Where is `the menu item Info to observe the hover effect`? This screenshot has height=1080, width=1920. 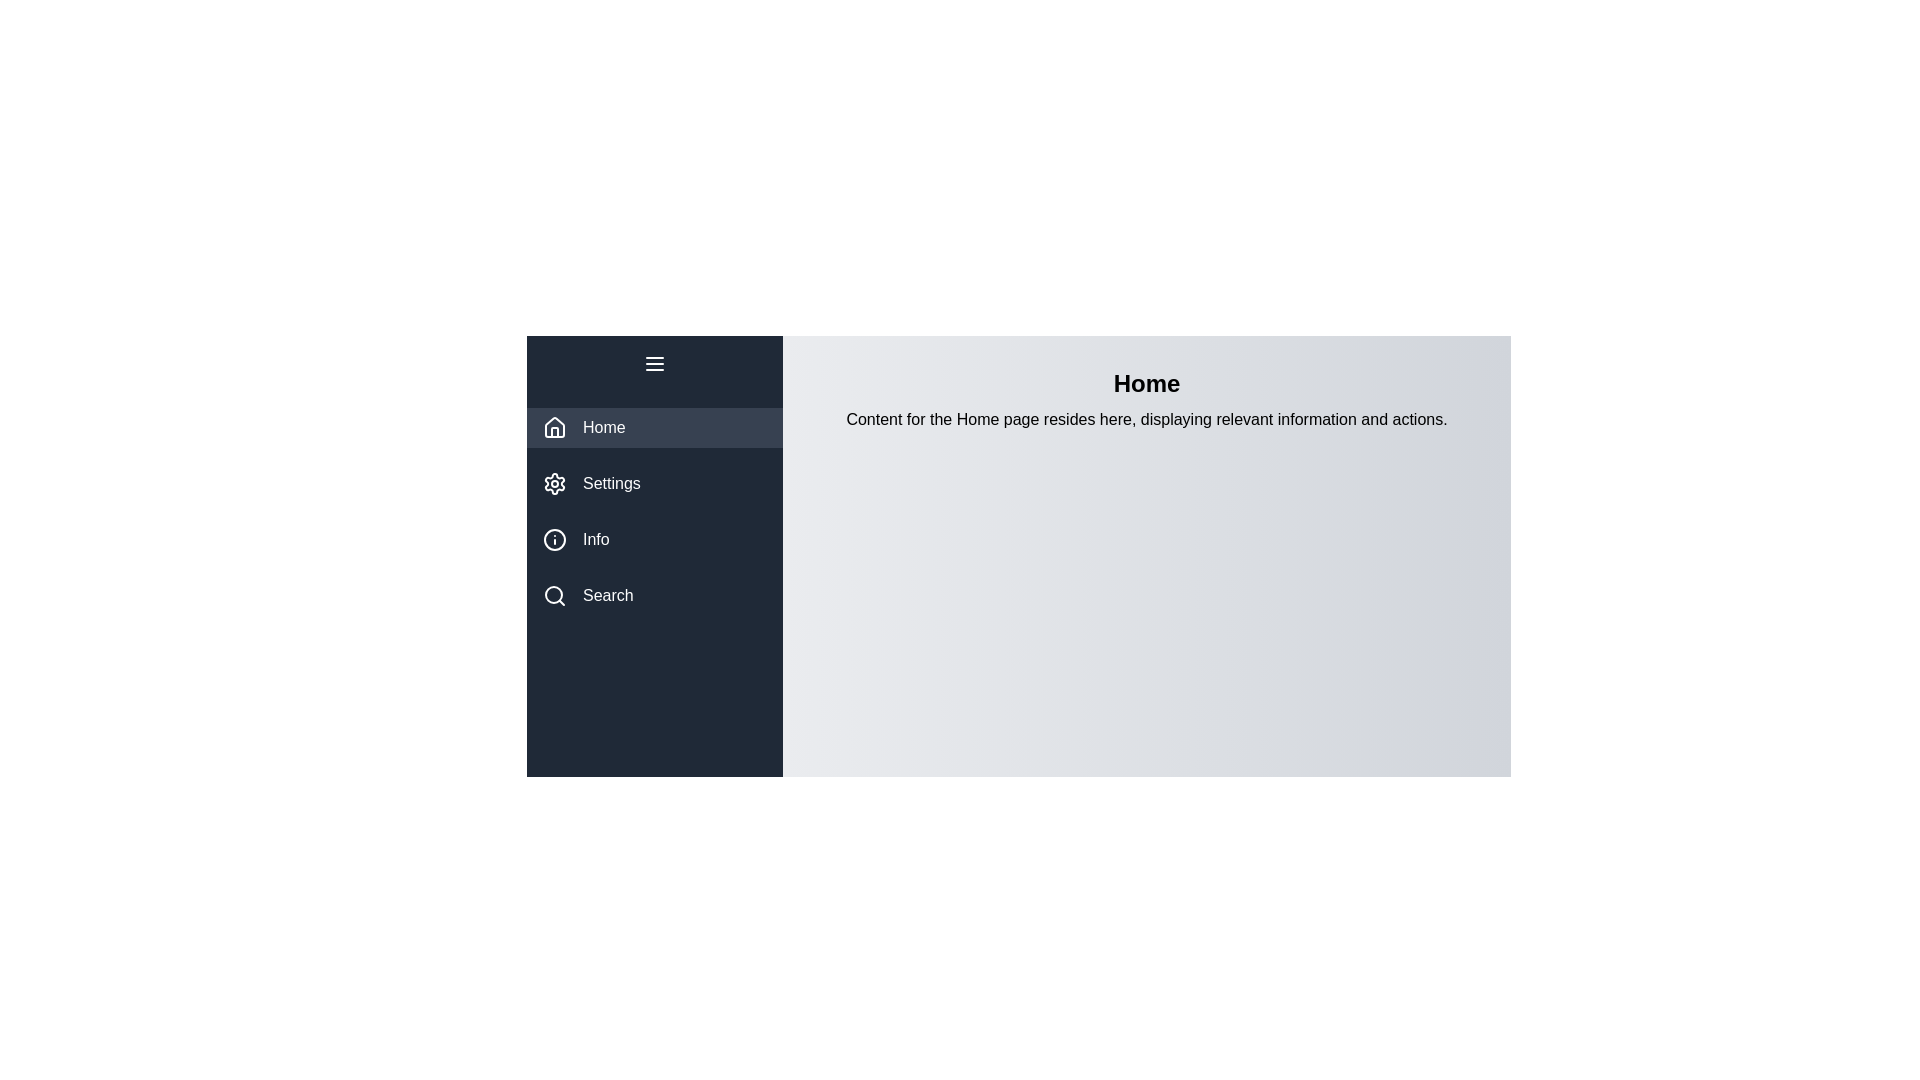 the menu item Info to observe the hover effect is located at coordinates (654, 540).